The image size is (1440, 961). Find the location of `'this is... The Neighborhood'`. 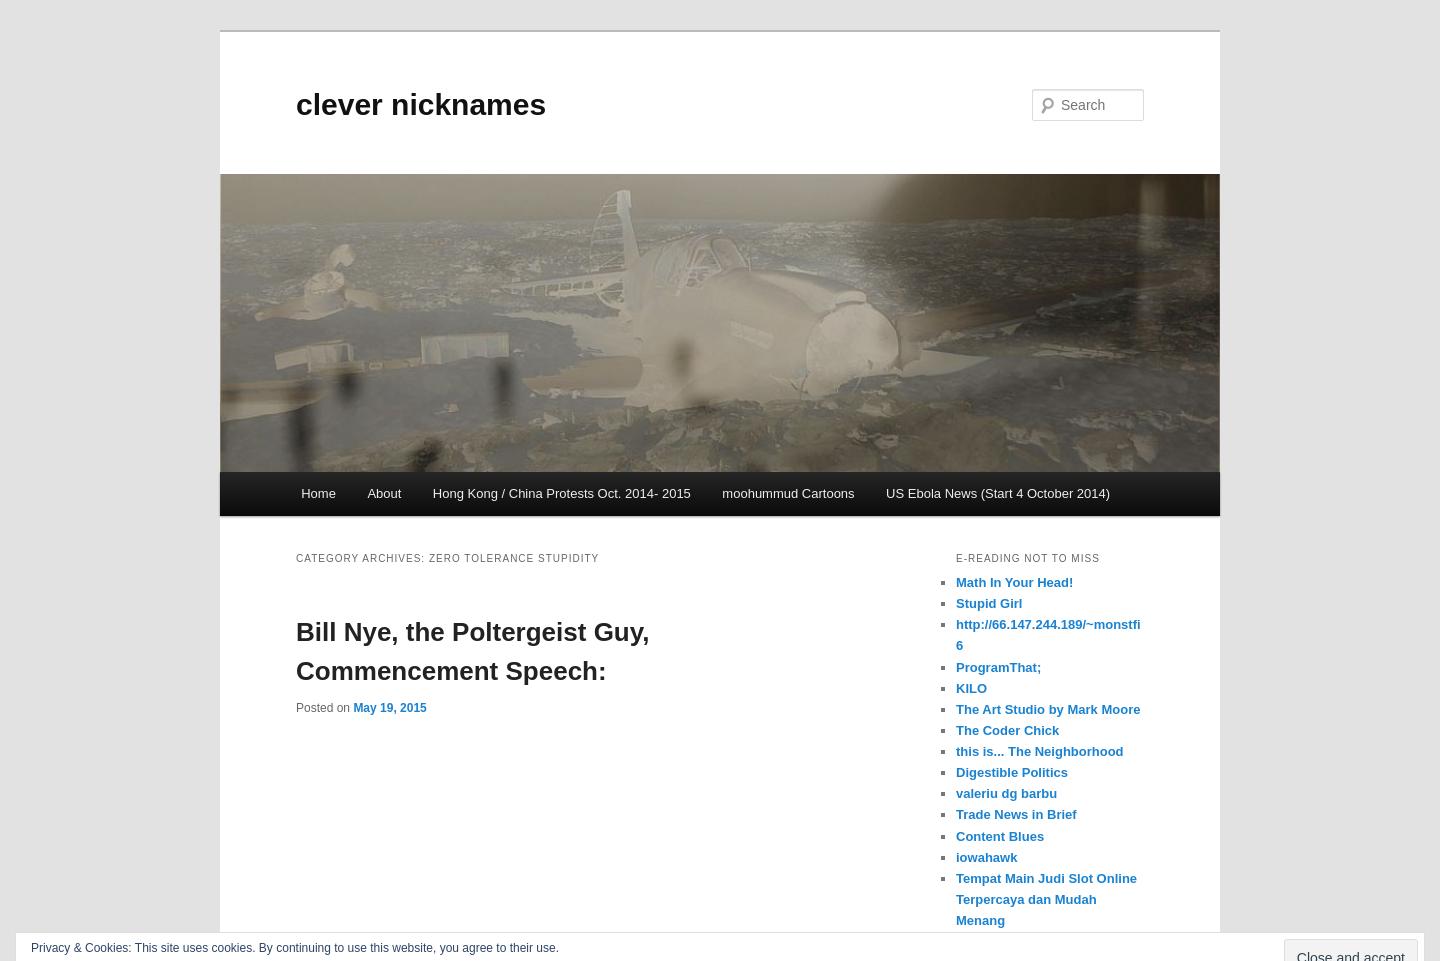

'this is... The Neighborhood' is located at coordinates (956, 750).